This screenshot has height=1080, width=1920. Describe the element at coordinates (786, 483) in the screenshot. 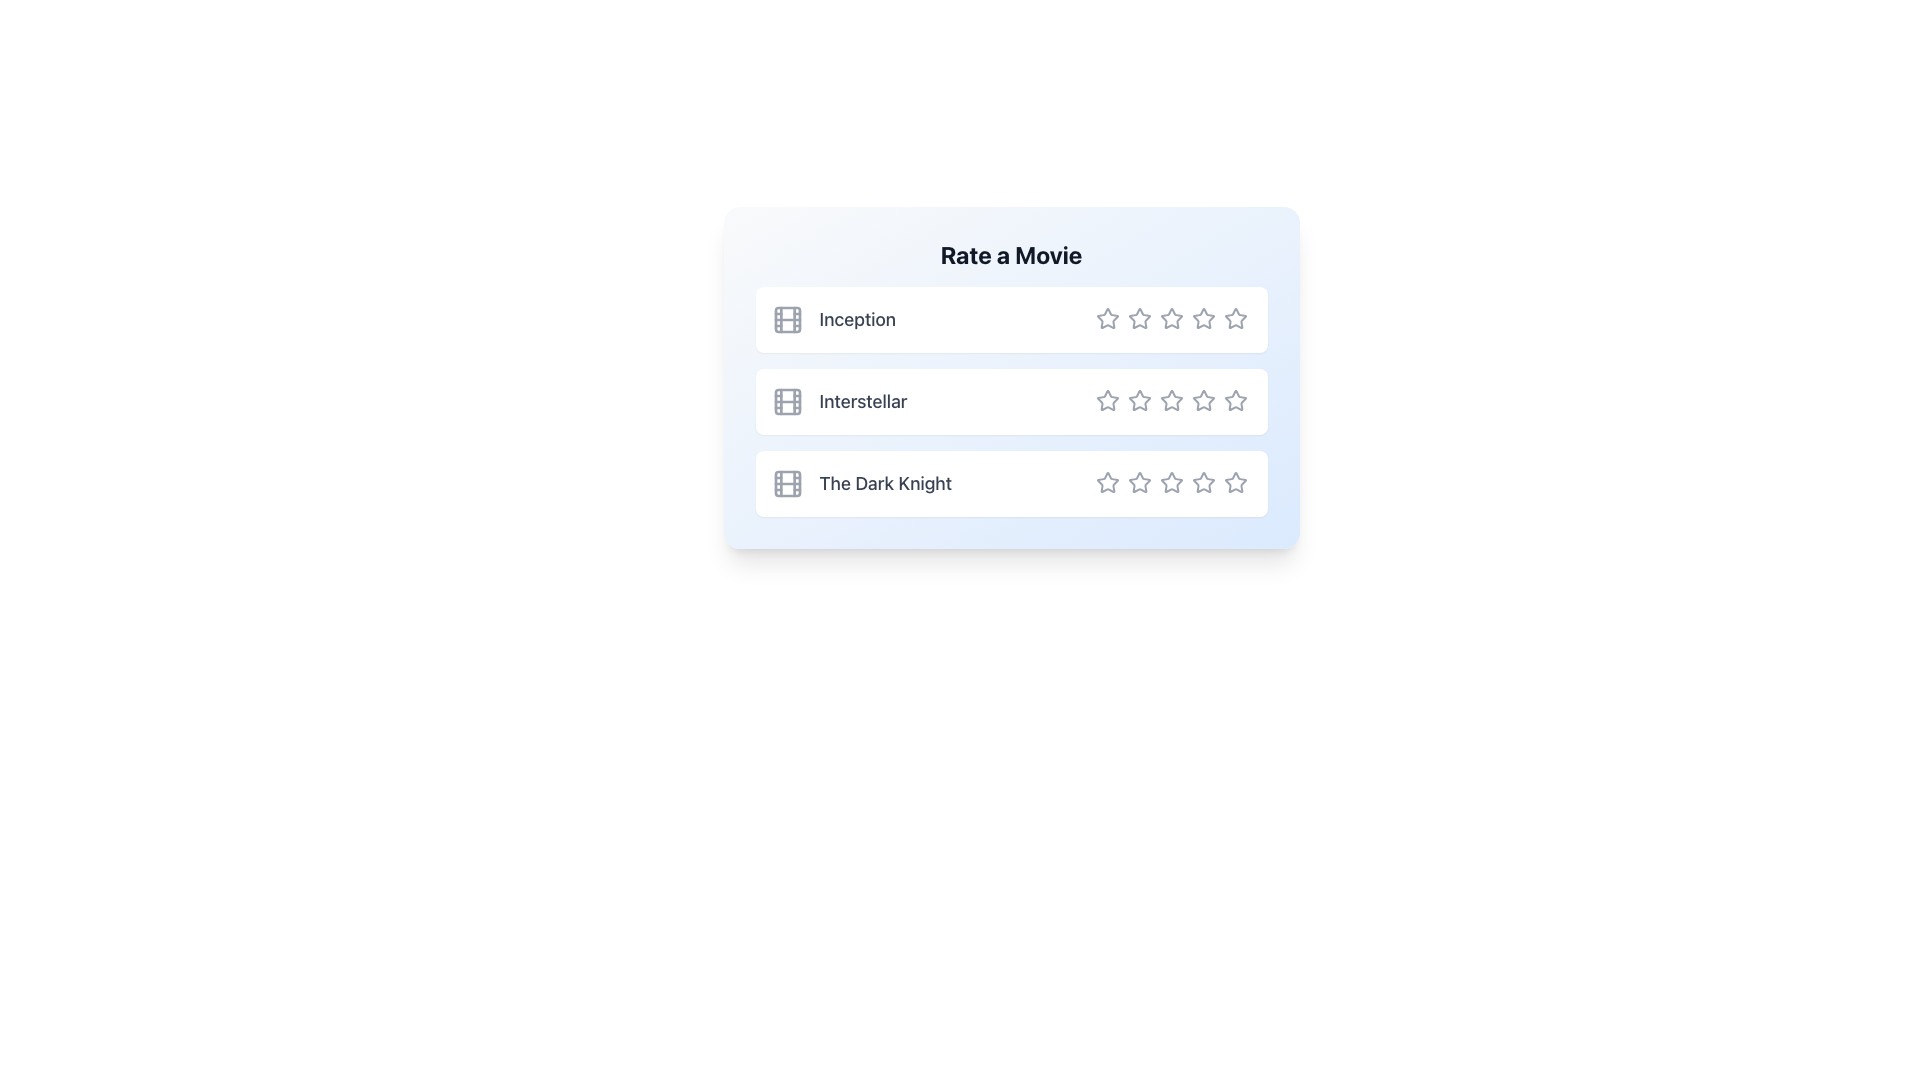

I see `the central rectangle of the SVG film reel icon located next to the text 'The Dark Knight' in the third row of the 'Rate a Movie' list` at that location.